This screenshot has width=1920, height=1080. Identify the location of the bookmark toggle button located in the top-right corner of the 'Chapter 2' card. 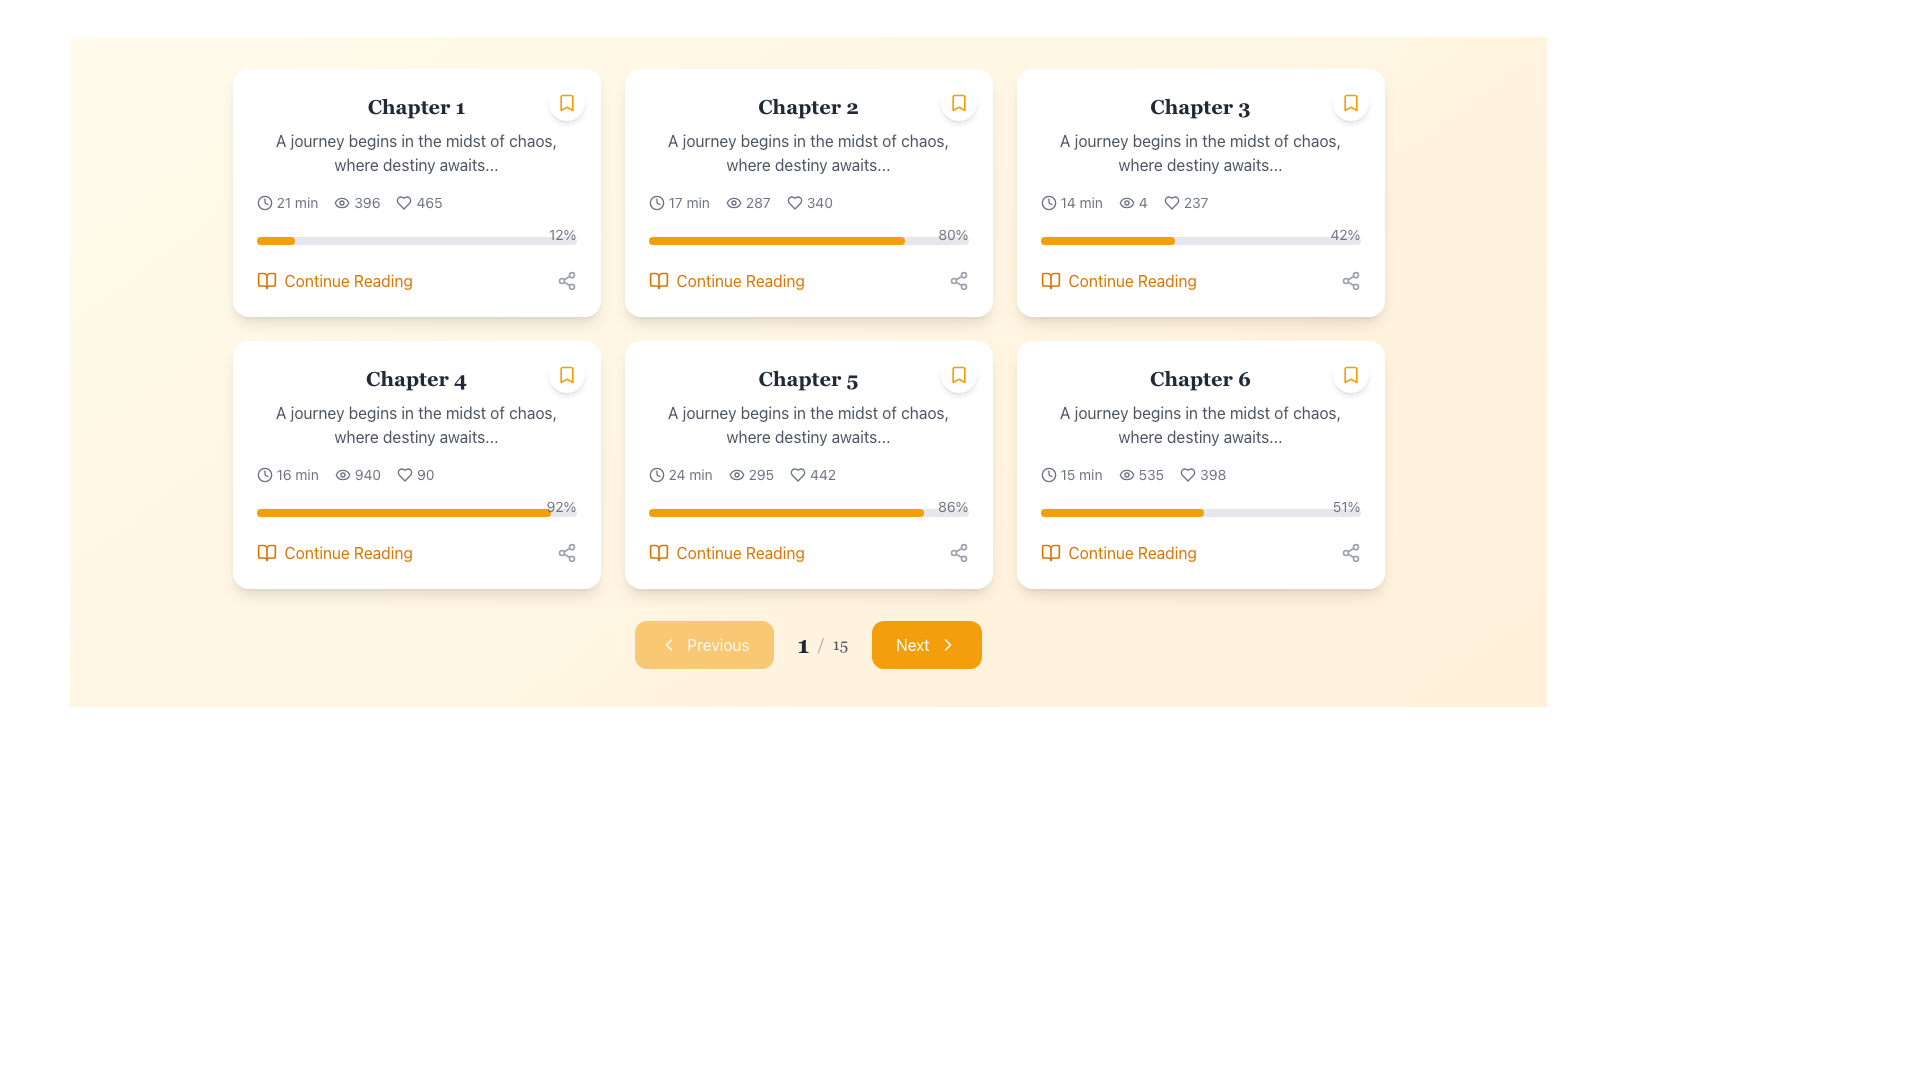
(957, 103).